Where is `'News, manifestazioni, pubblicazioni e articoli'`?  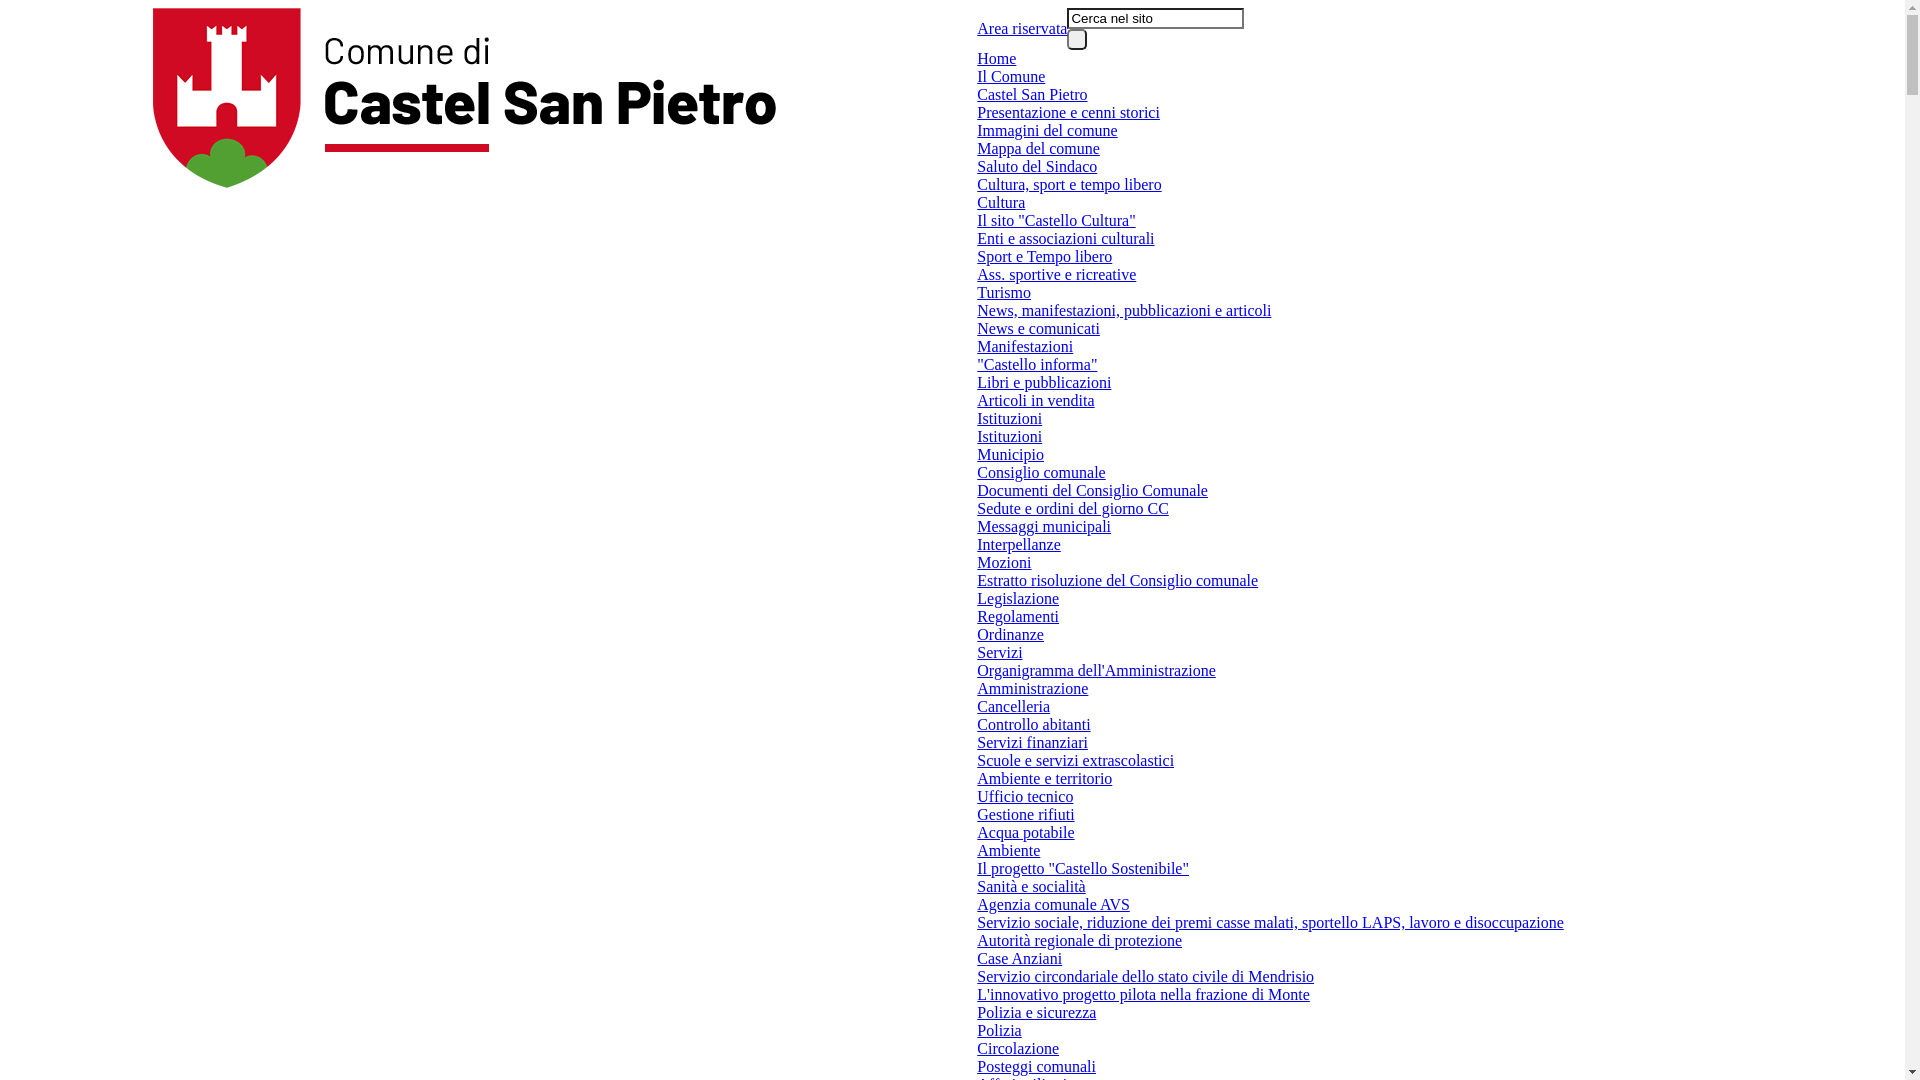 'News, manifestazioni, pubblicazioni e articoli' is located at coordinates (1123, 311).